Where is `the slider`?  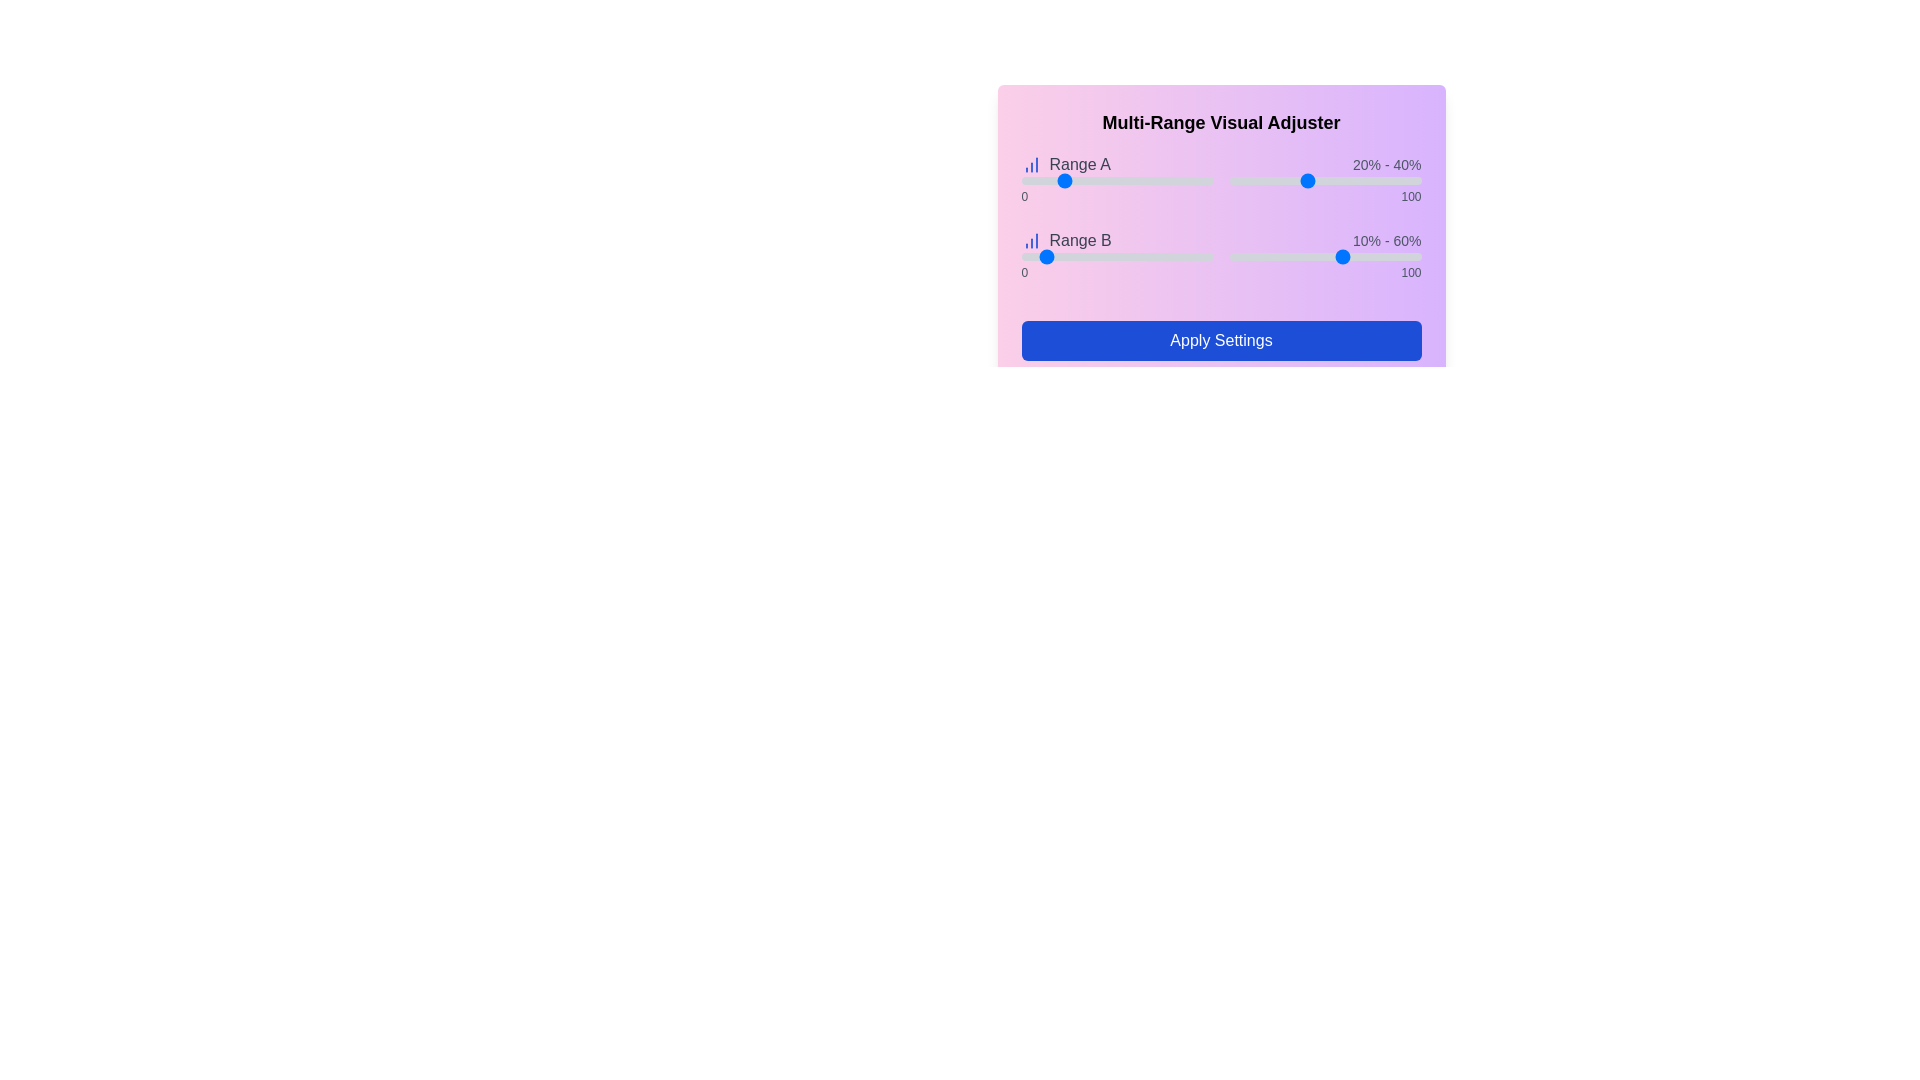
the slider is located at coordinates (1200, 181).